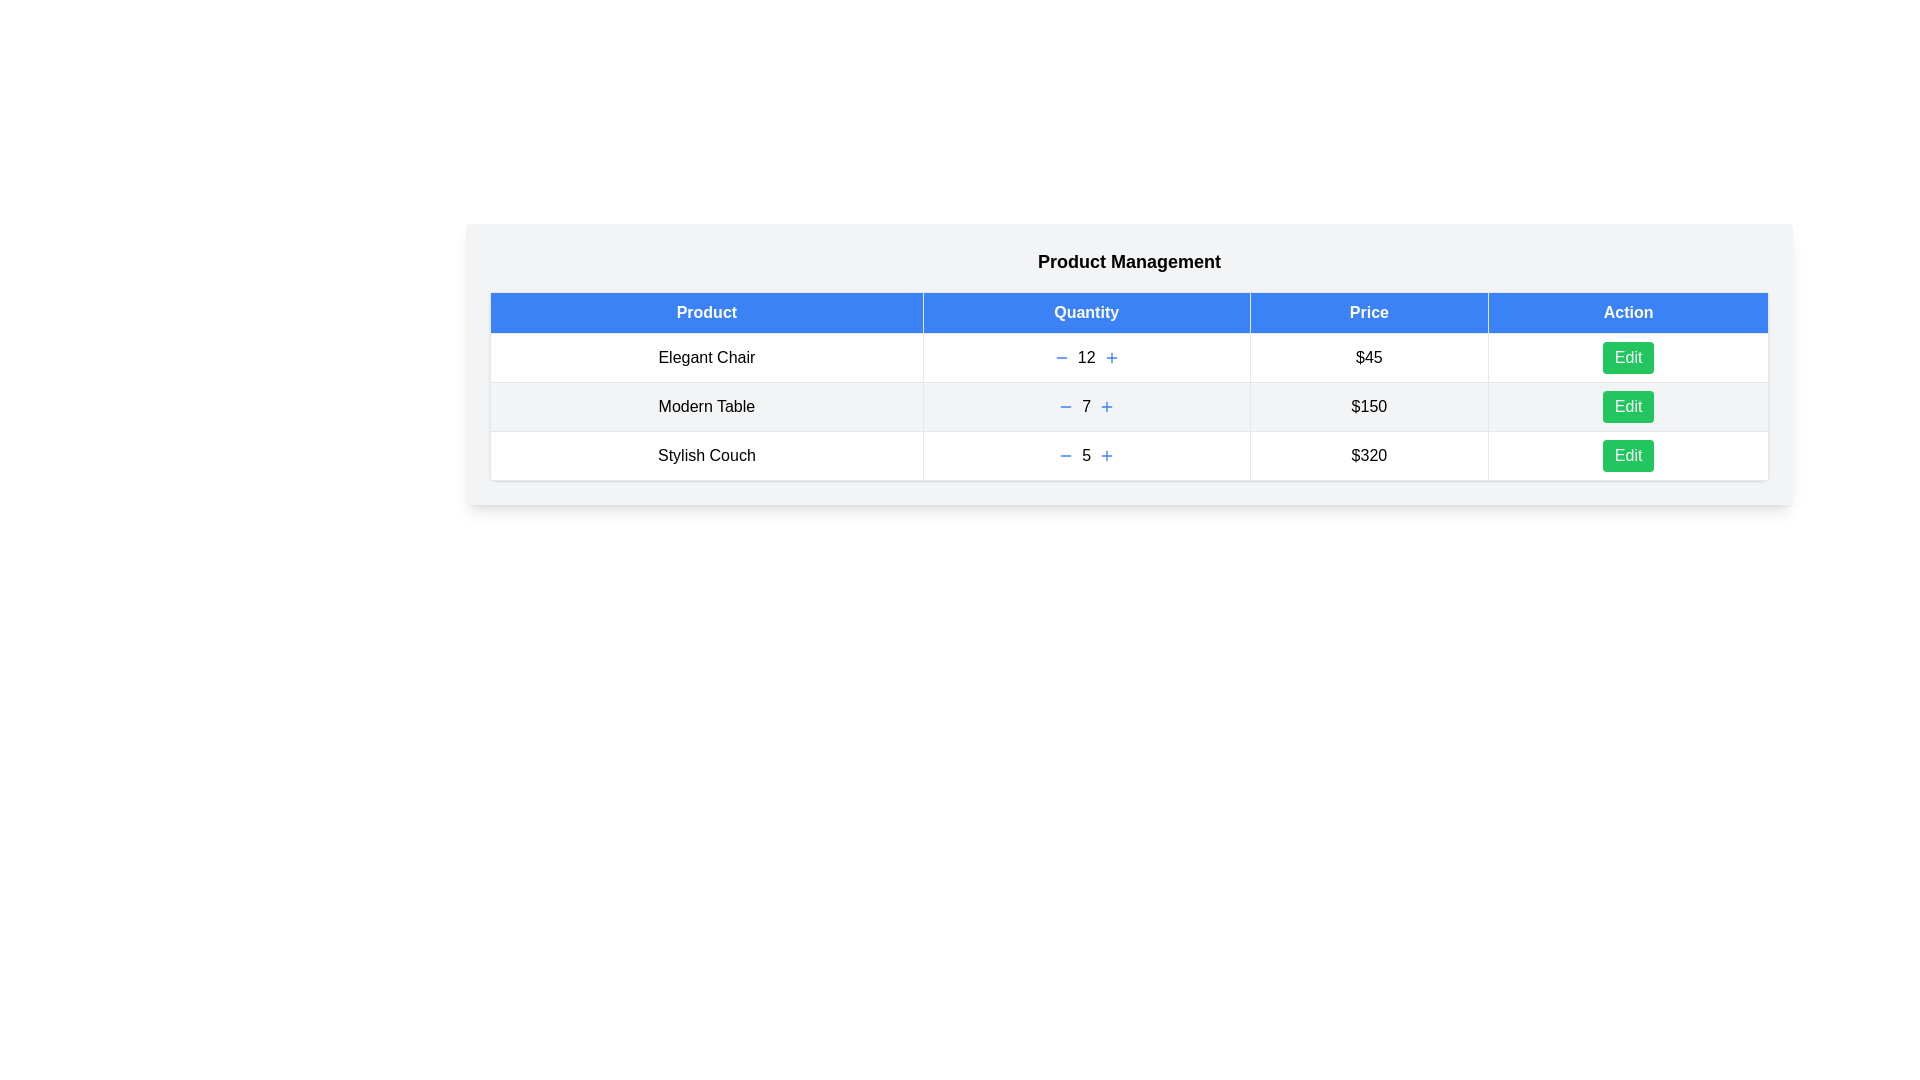 This screenshot has width=1920, height=1080. What do you see at coordinates (1628, 455) in the screenshot?
I see `the 'Edit' button for the product with description 'Stylish Couch'` at bounding box center [1628, 455].